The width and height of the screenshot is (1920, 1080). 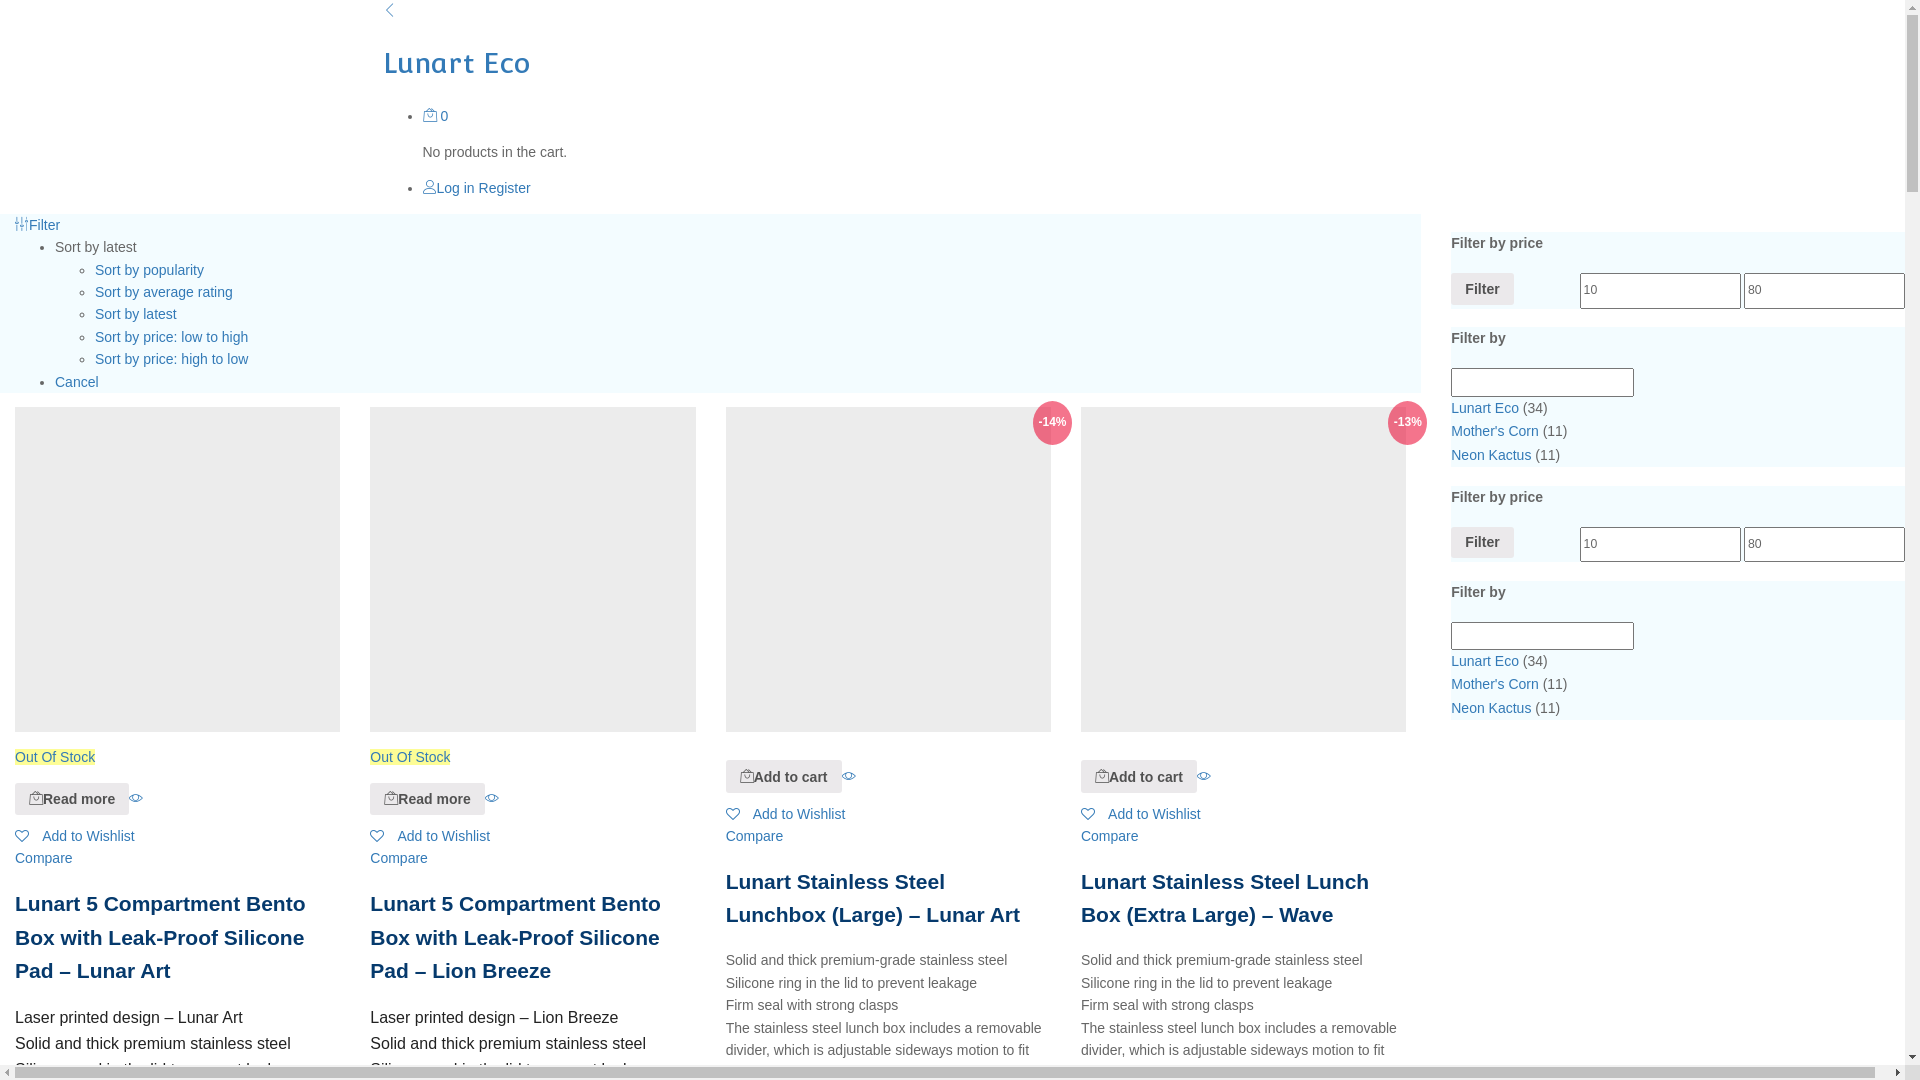 What do you see at coordinates (94, 357) in the screenshot?
I see `'Sort by price: high to low'` at bounding box center [94, 357].